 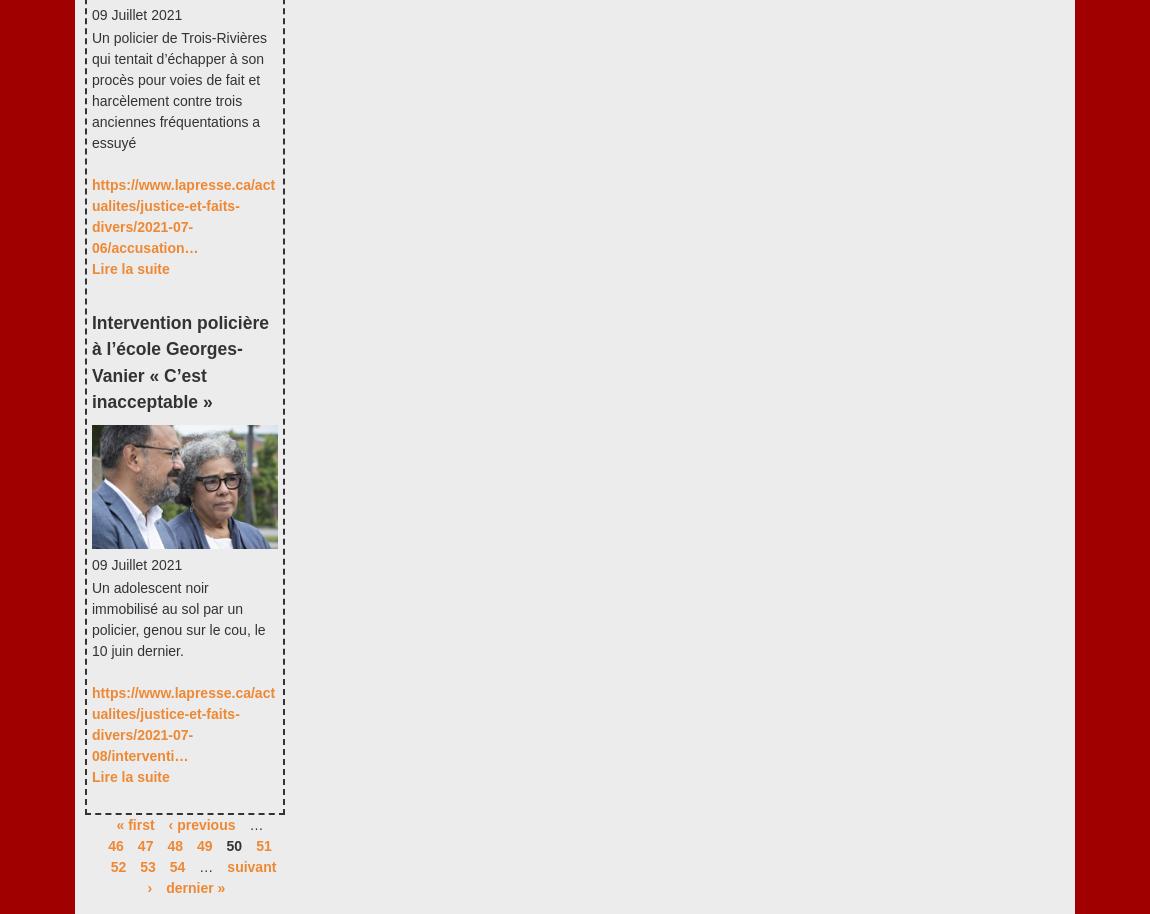 I want to click on '48', so click(x=174, y=845).